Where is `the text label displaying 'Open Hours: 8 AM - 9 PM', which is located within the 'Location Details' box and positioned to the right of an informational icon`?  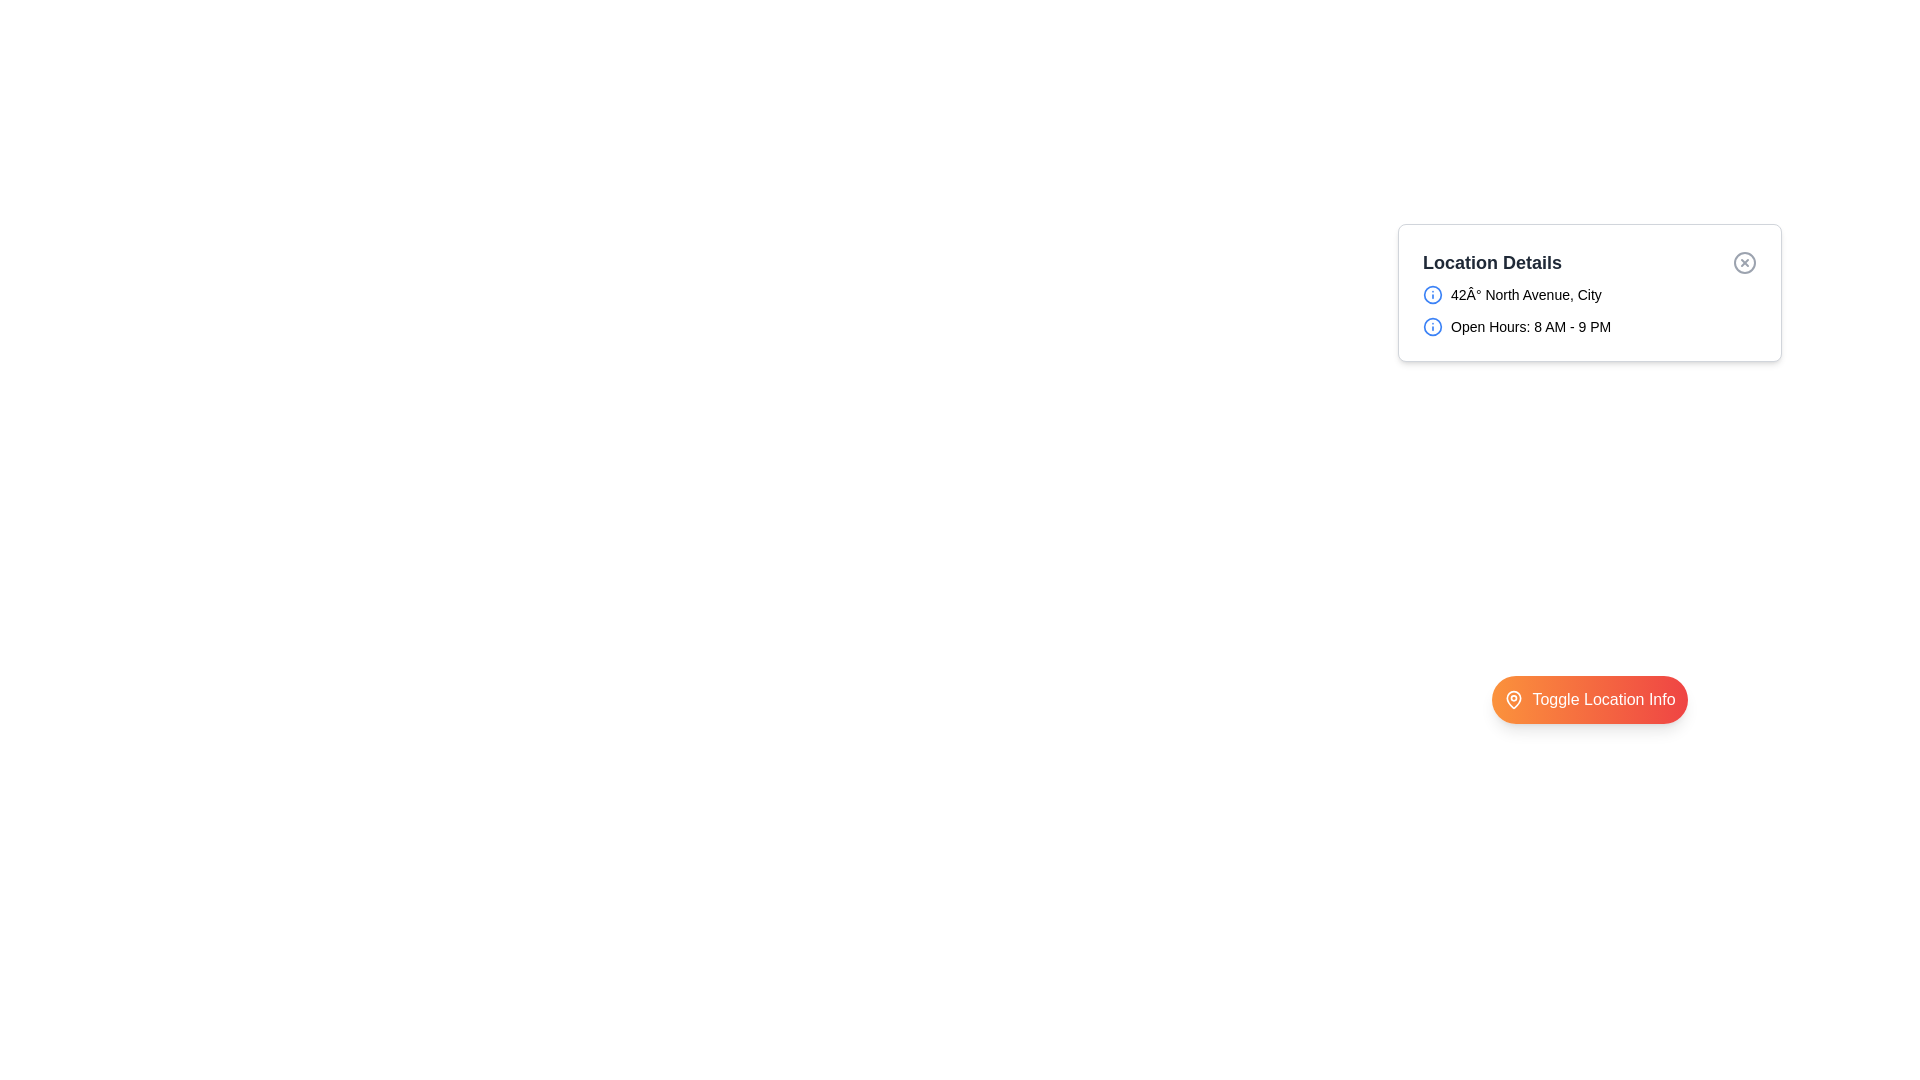 the text label displaying 'Open Hours: 8 AM - 9 PM', which is located within the 'Location Details' box and positioned to the right of an informational icon is located at coordinates (1530, 326).